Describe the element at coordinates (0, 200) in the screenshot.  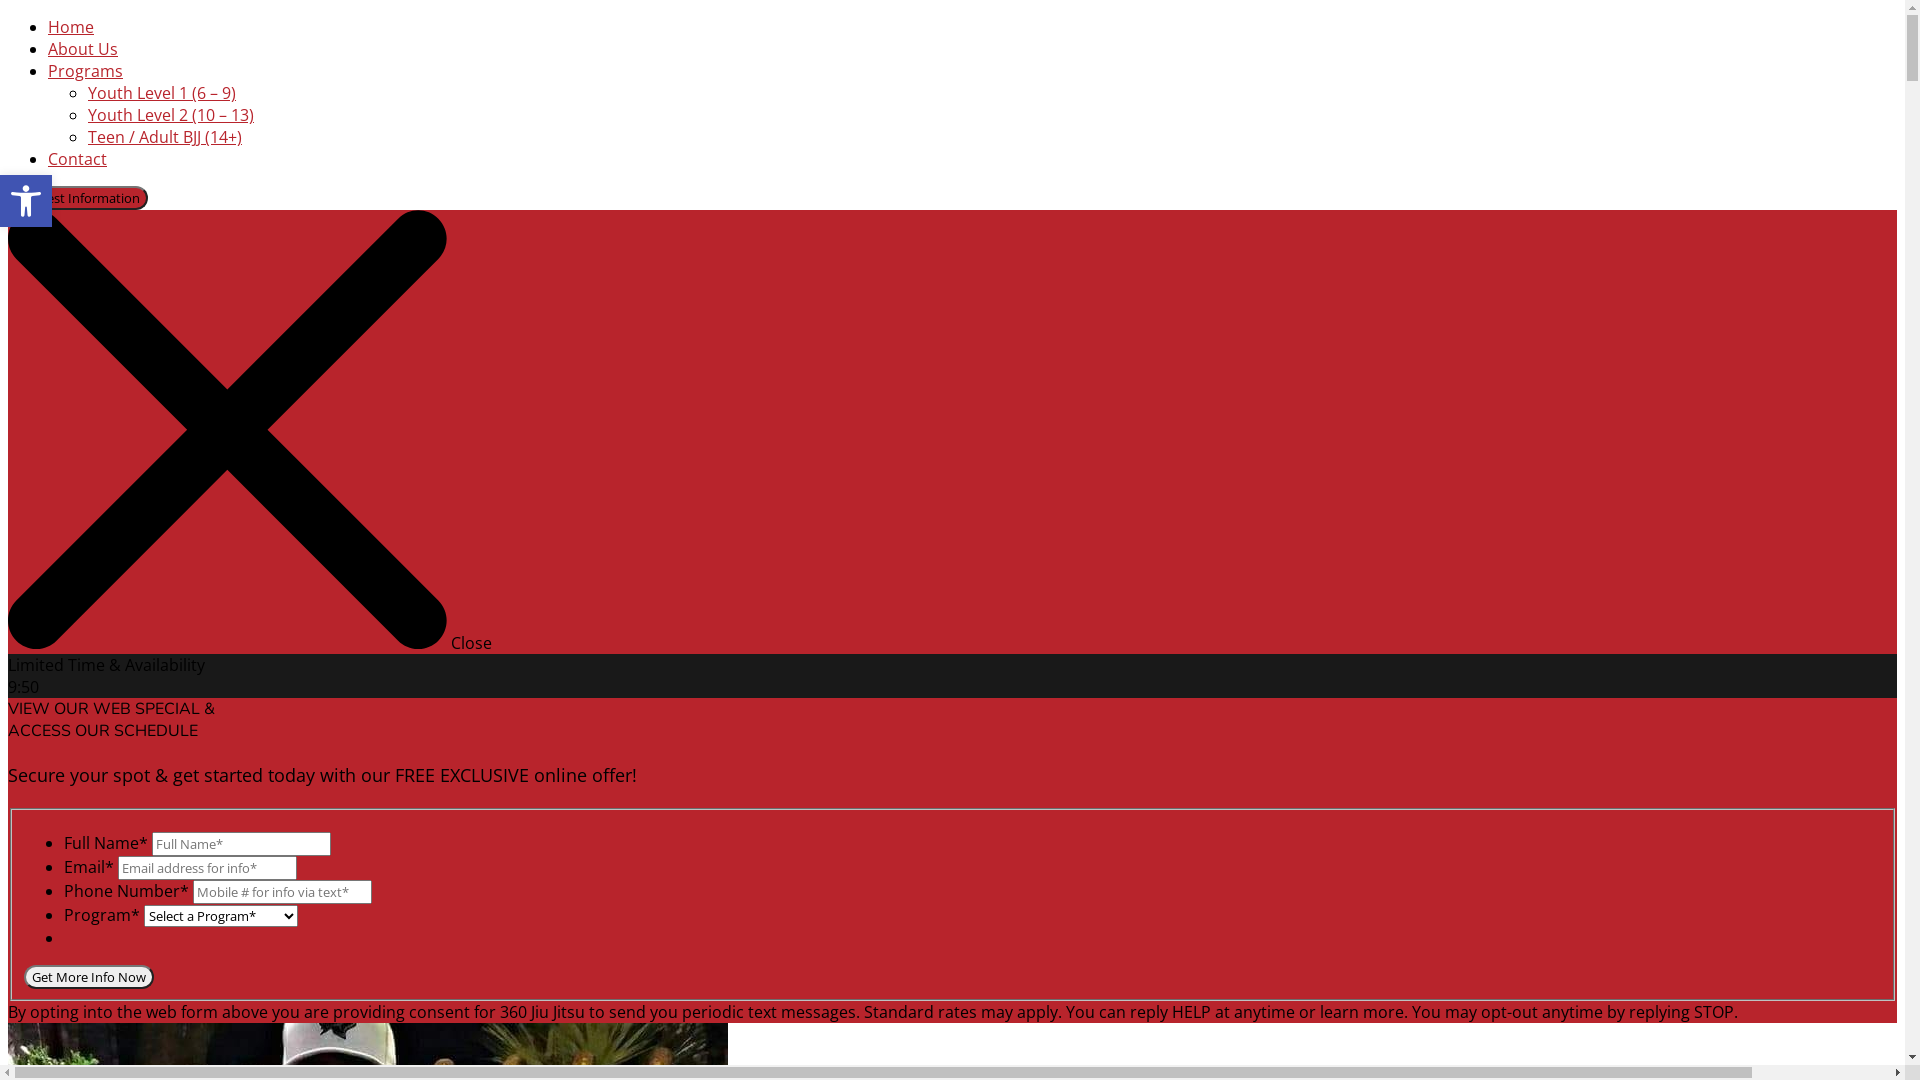
I see `'Open toolbar` at that location.